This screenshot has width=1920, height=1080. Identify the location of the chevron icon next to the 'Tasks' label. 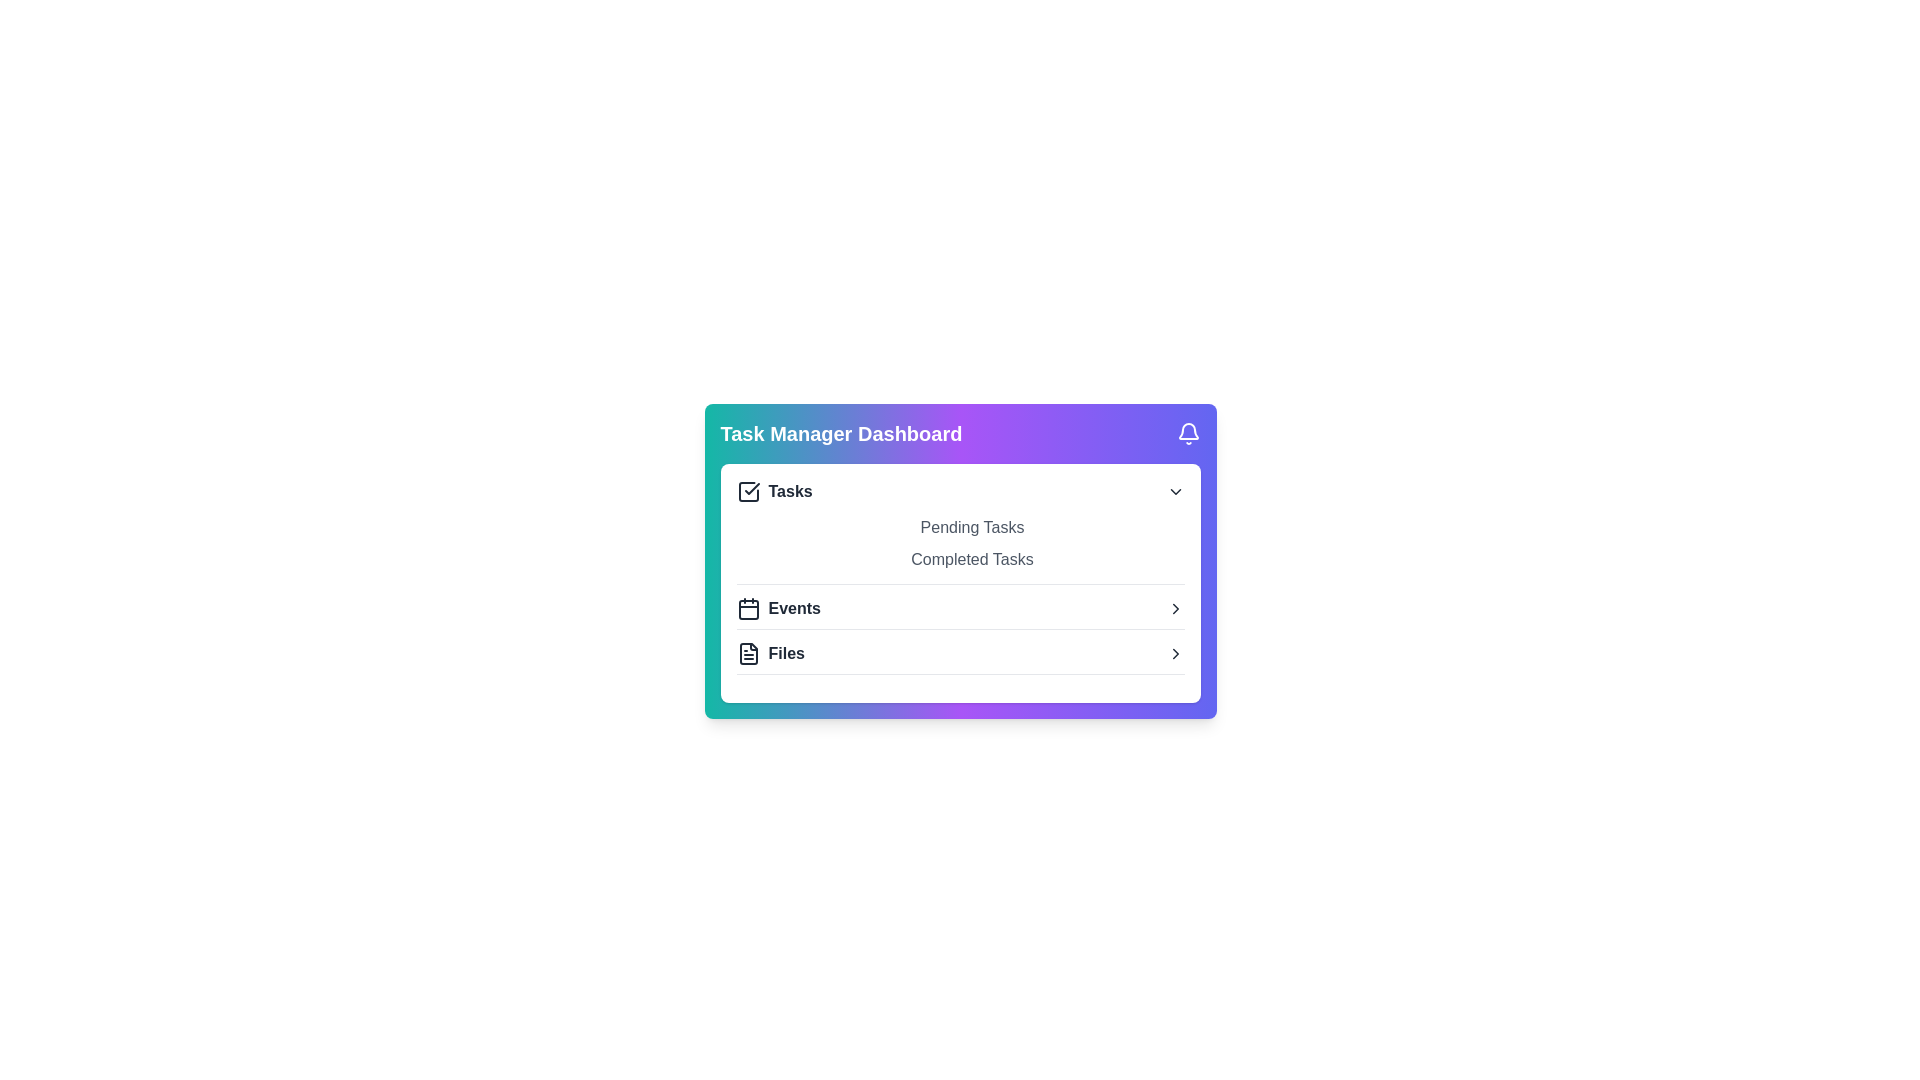
(1175, 492).